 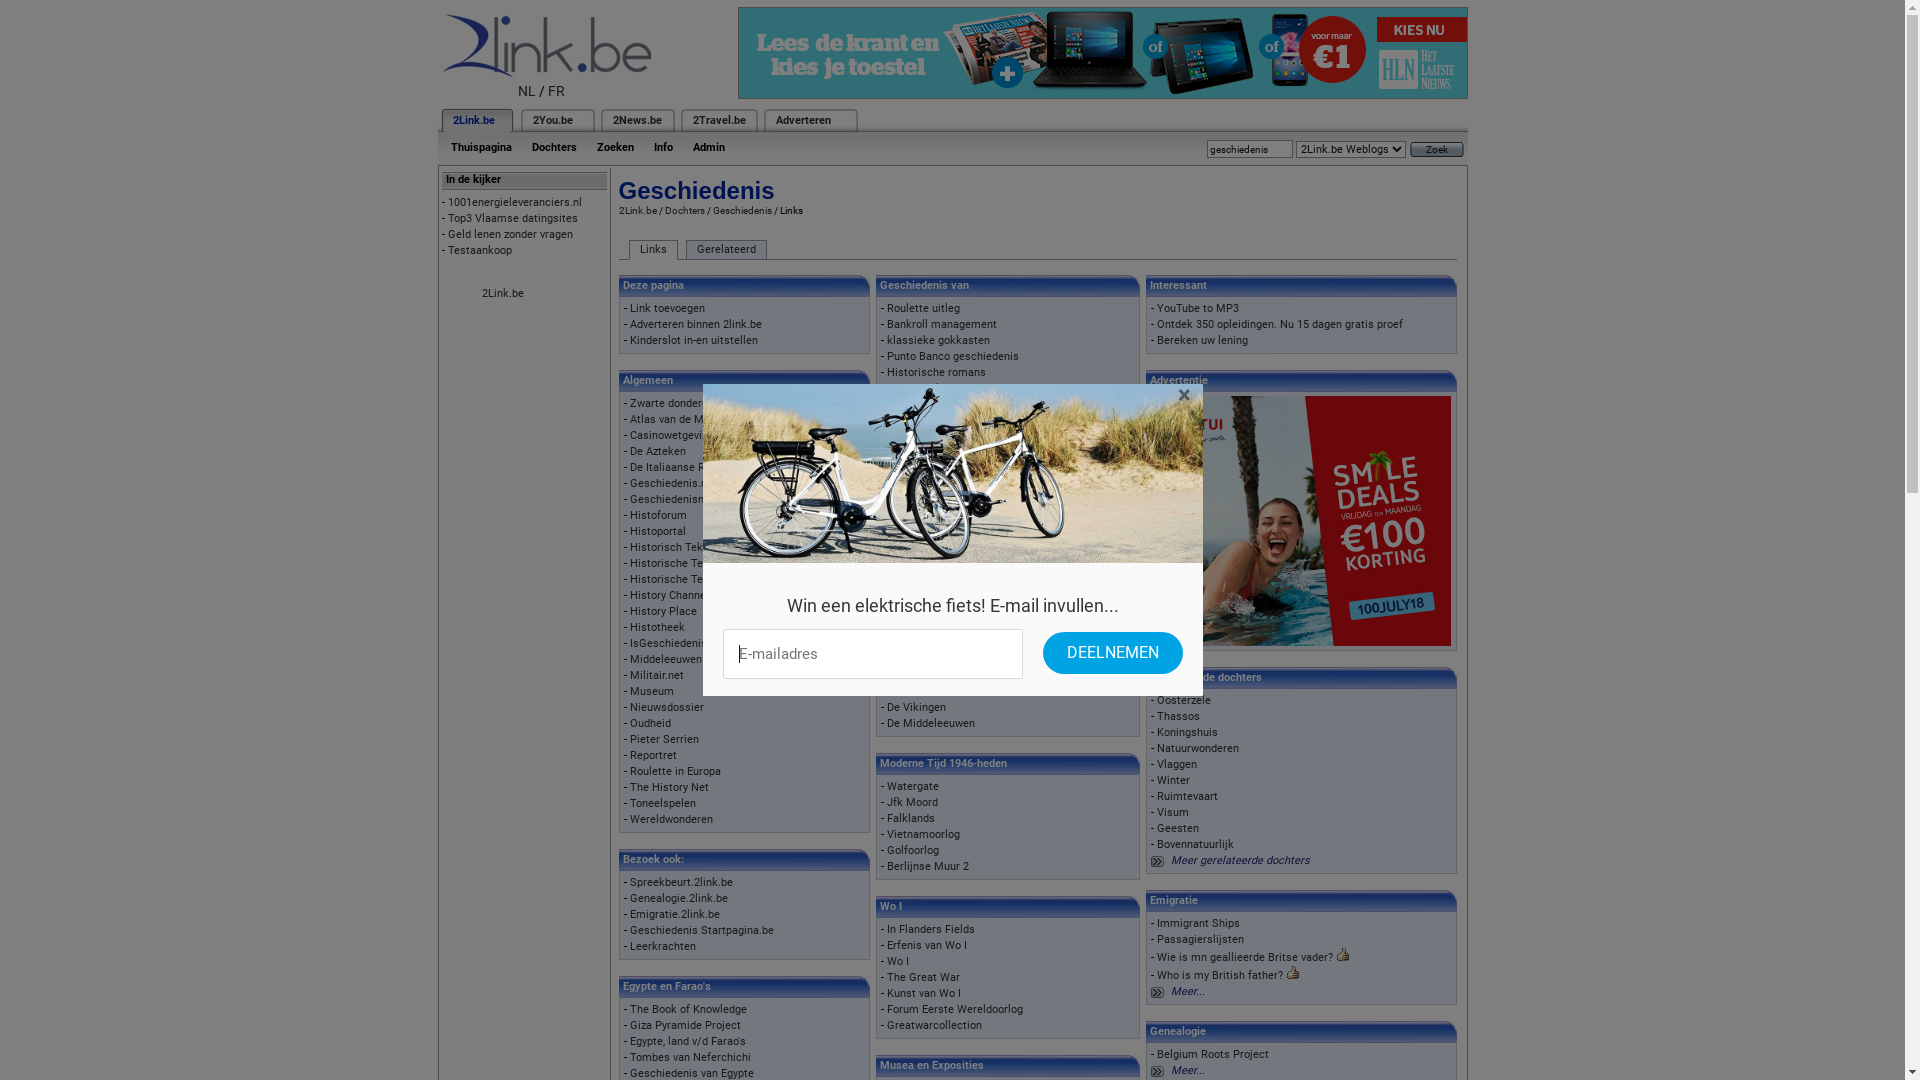 I want to click on 'Roulette in Europa', so click(x=675, y=770).